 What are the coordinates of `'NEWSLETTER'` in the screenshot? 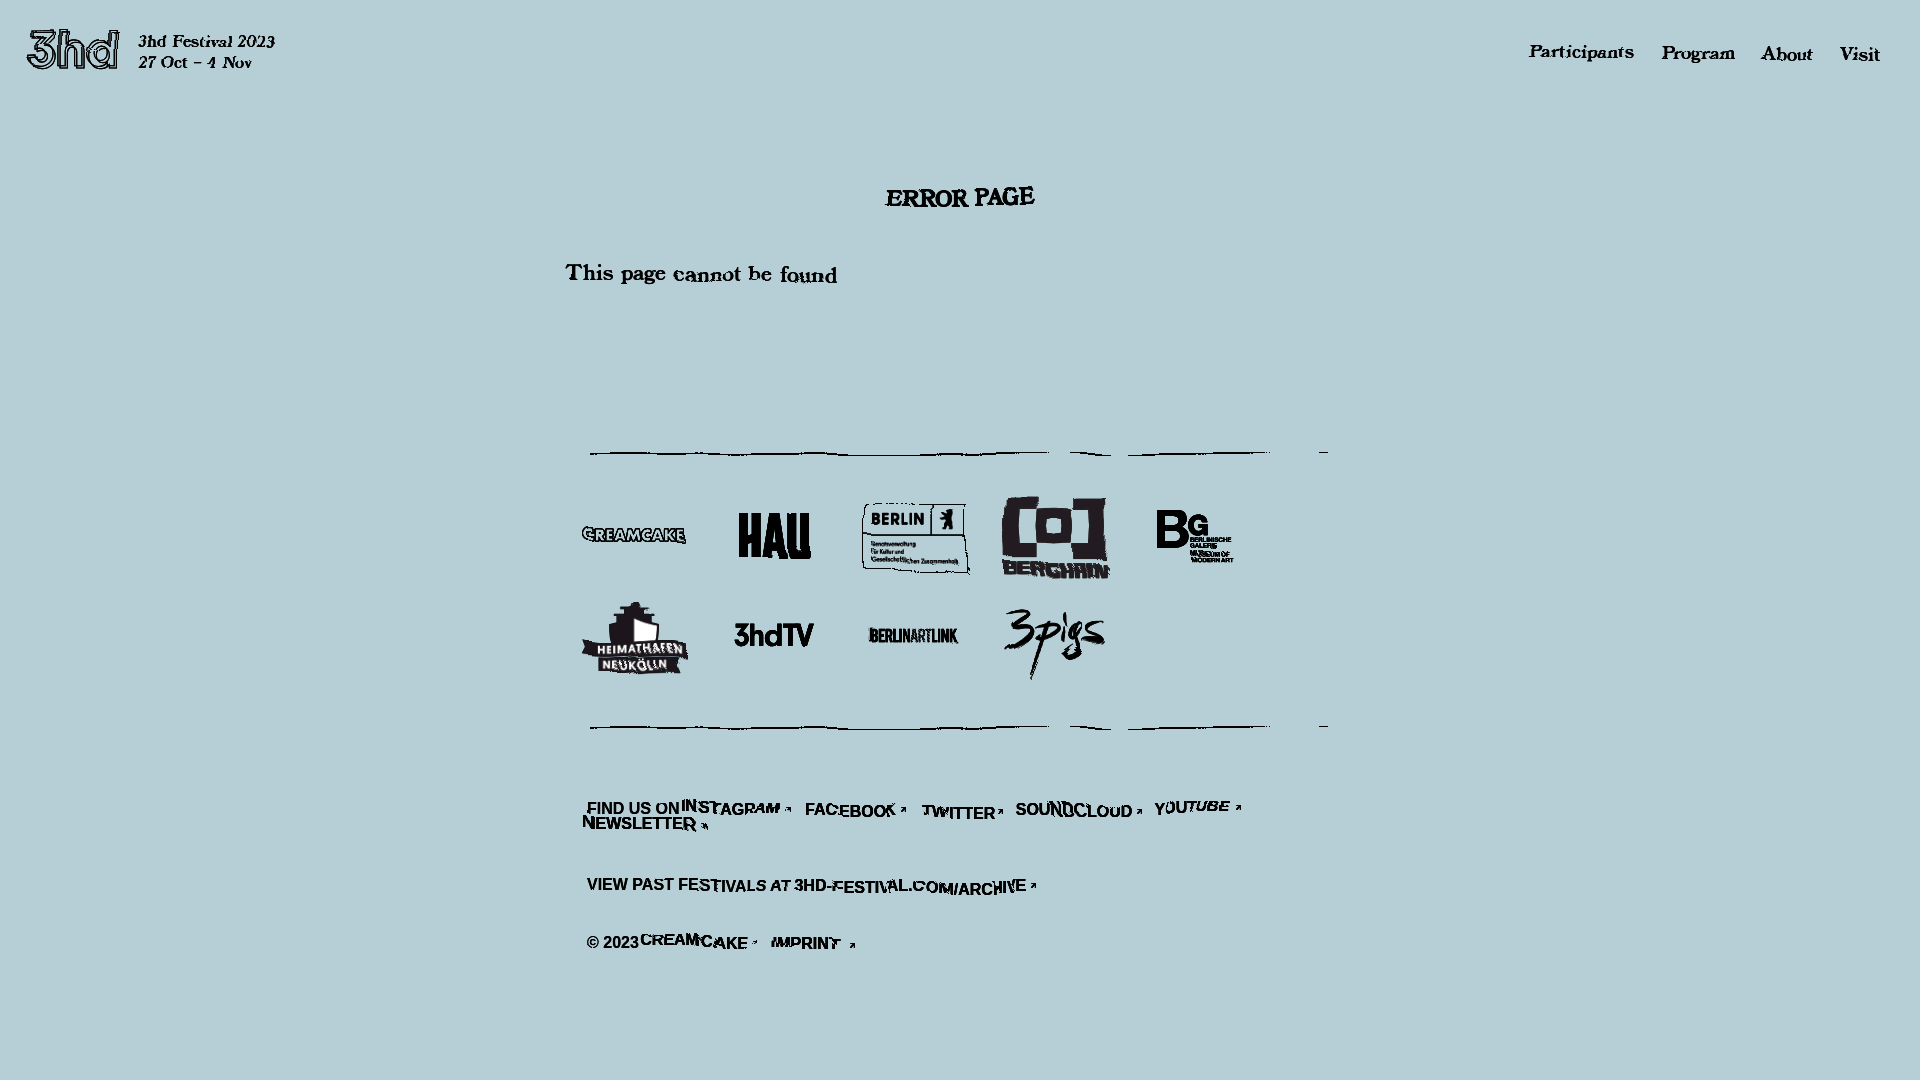 It's located at (654, 829).